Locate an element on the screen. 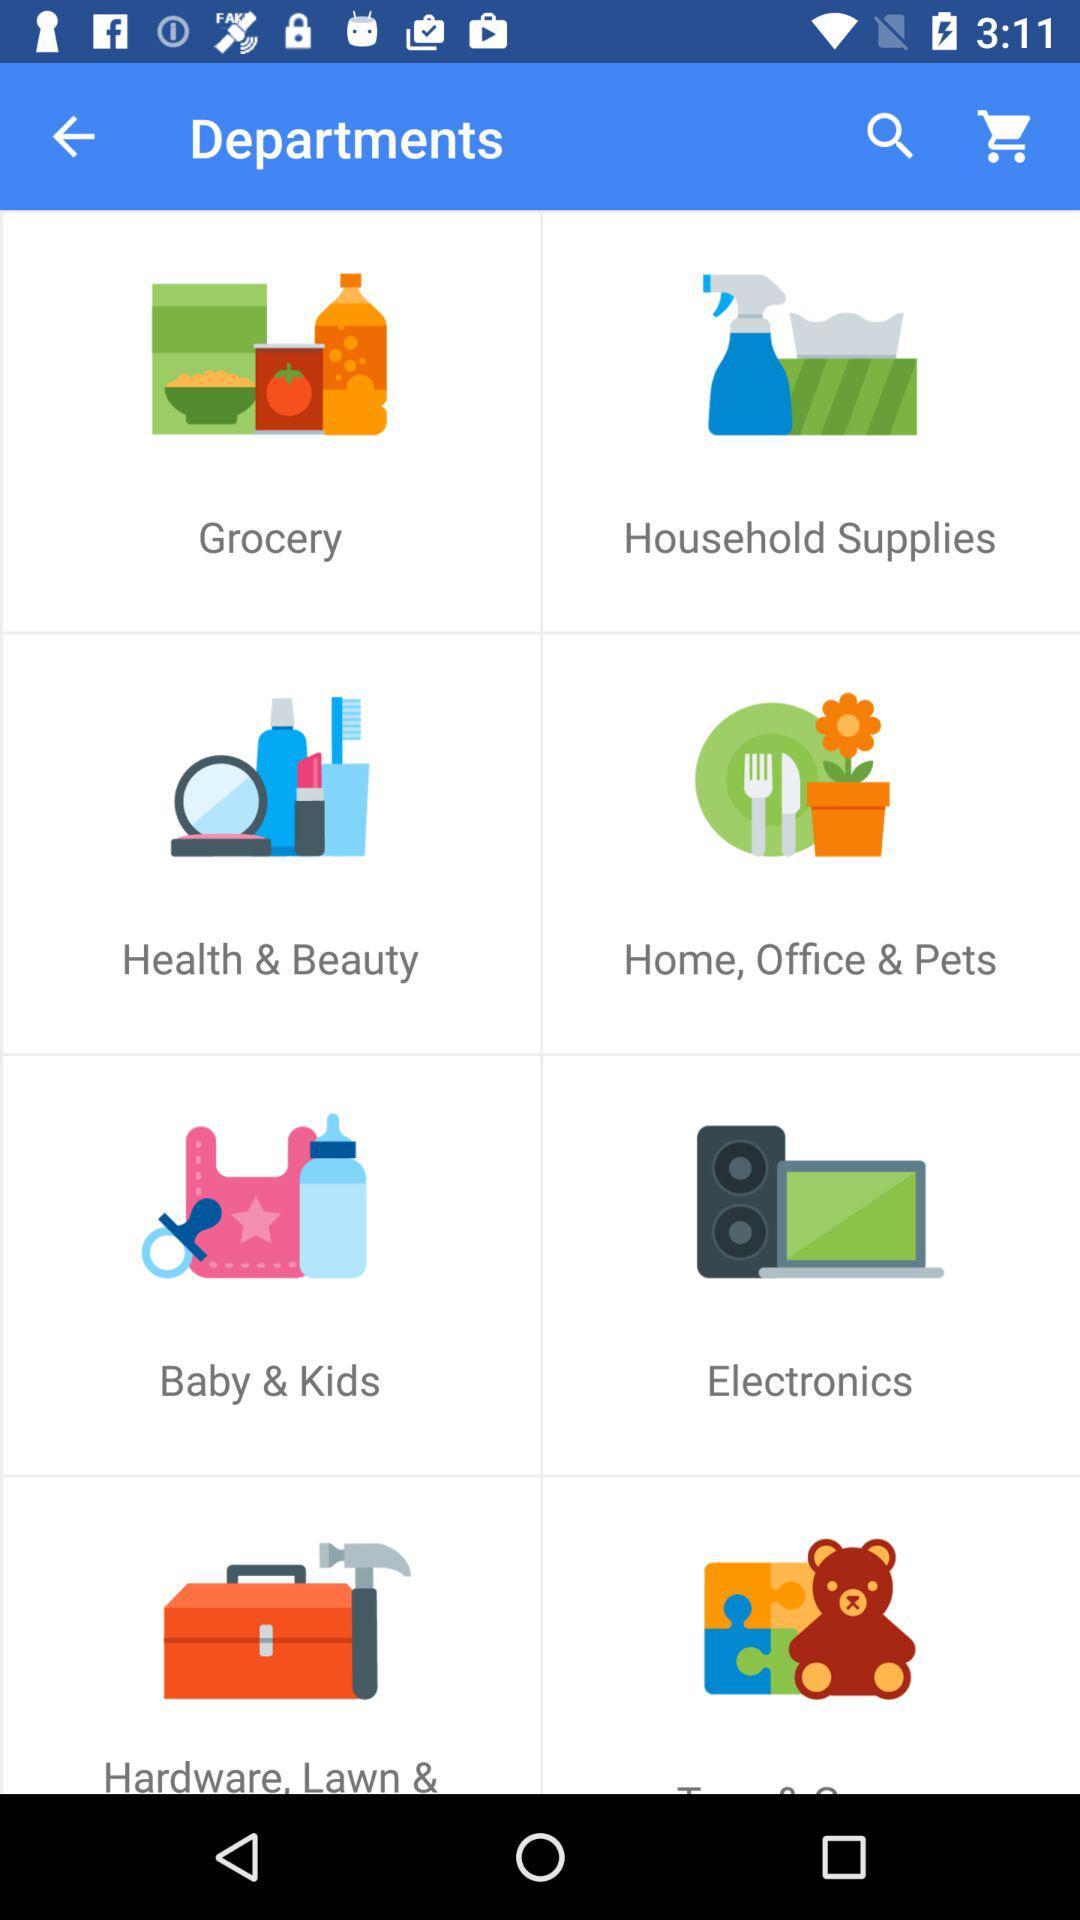 Image resolution: width=1080 pixels, height=1920 pixels. the icon to the left of the departments app is located at coordinates (72, 135).